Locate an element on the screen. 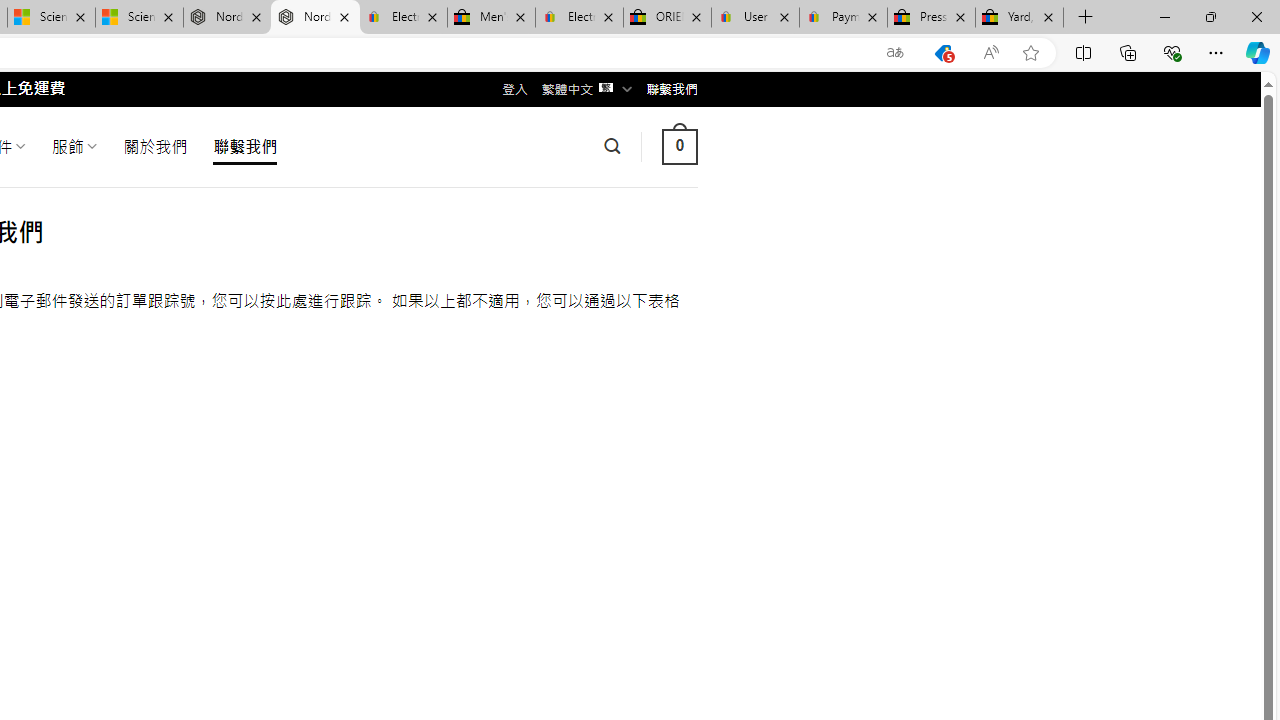 The height and width of the screenshot is (720, 1280). 'This site has coupons! Shopping in Microsoft Edge, 5' is located at coordinates (942, 52).